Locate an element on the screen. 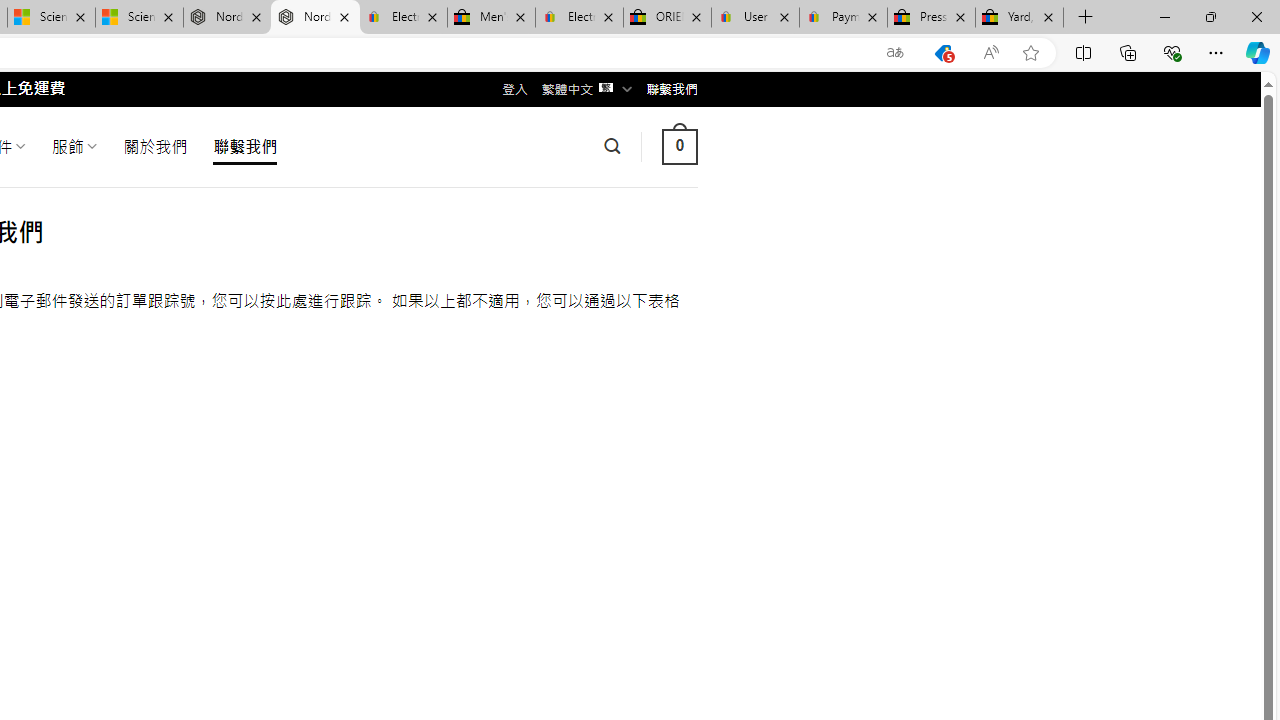 The height and width of the screenshot is (720, 1280). 'This site has coupons! Shopping in Microsoft Edge, 5' is located at coordinates (942, 52).